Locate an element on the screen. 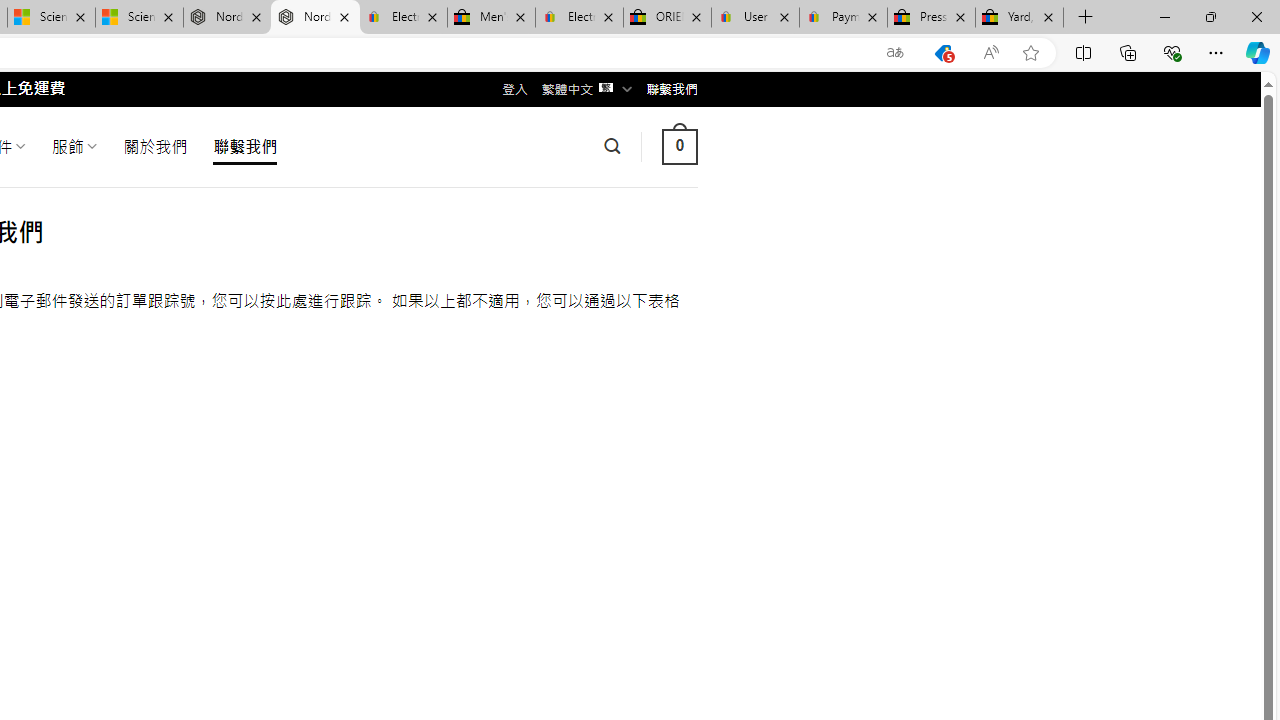 The height and width of the screenshot is (720, 1280). 'This site has coupons! Shopping in Microsoft Edge, 5' is located at coordinates (942, 52).